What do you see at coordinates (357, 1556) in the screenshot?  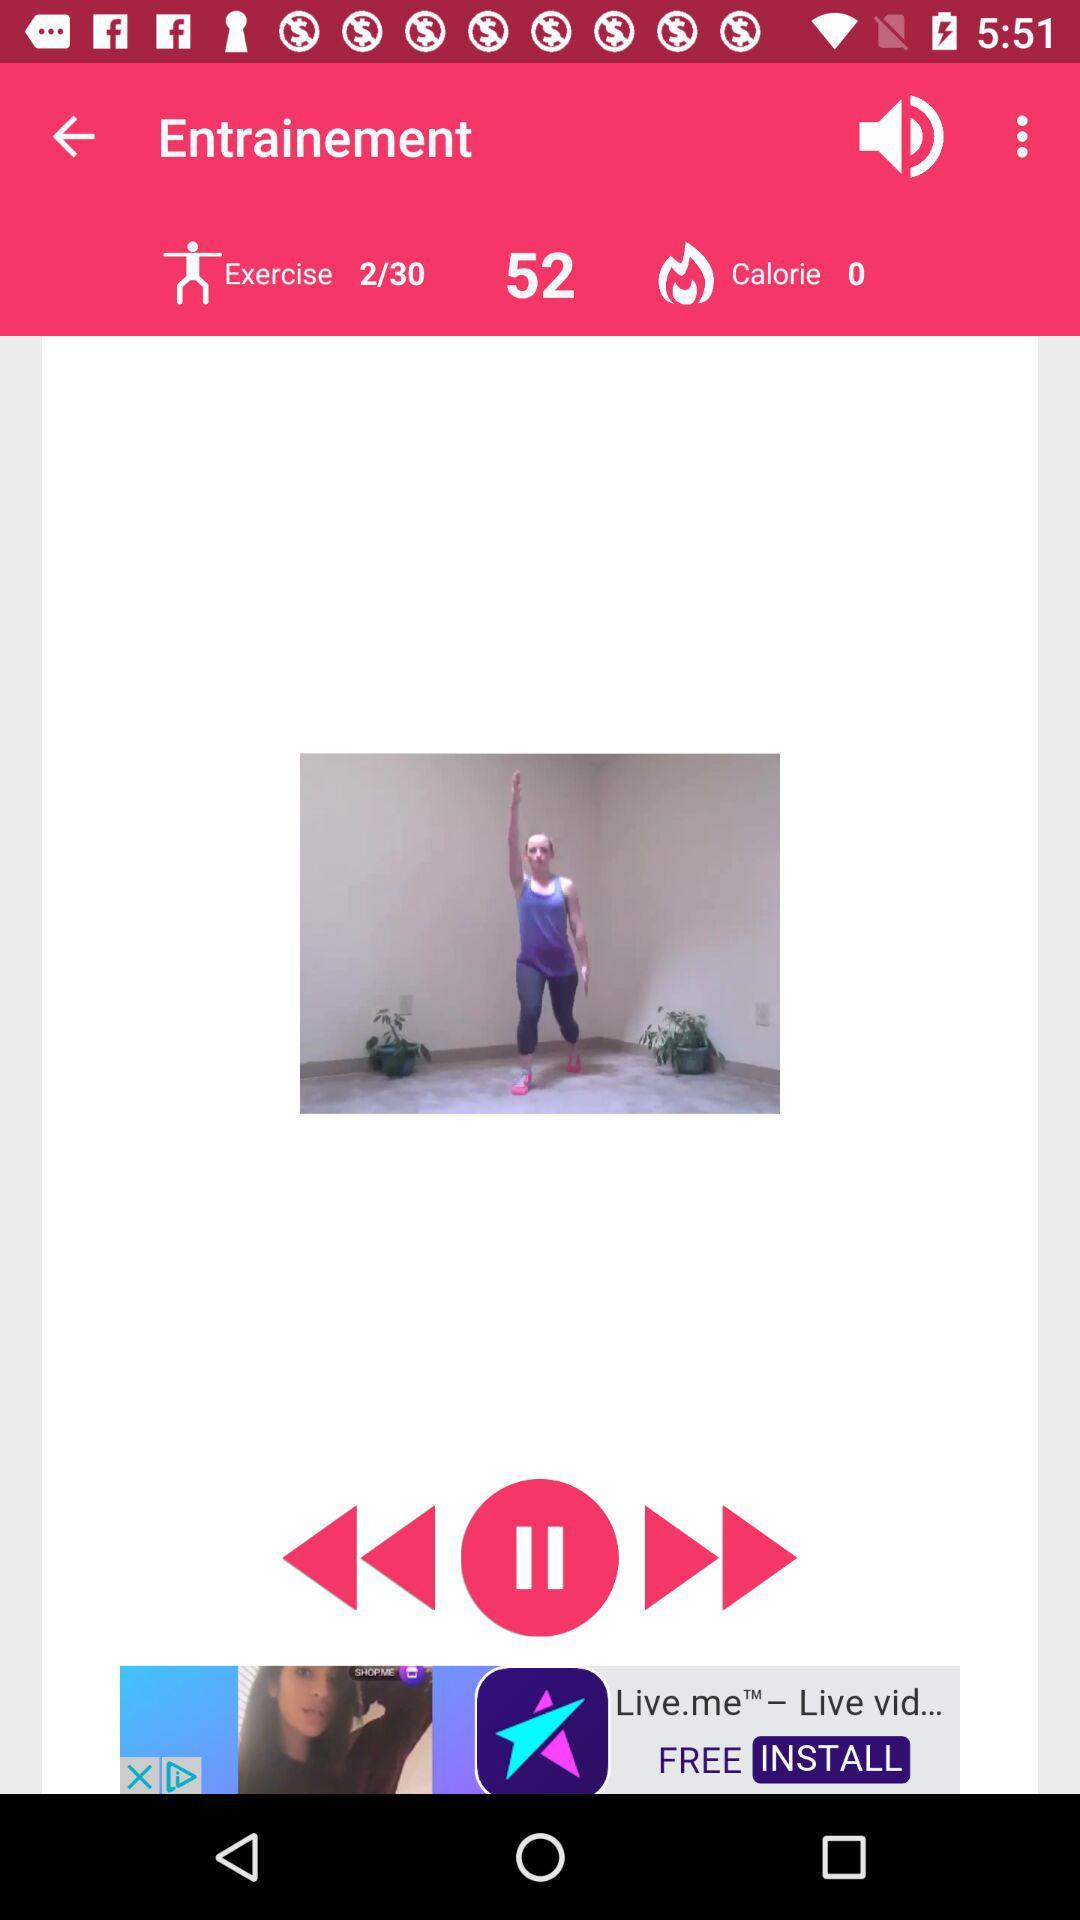 I see `rewind back` at bounding box center [357, 1556].